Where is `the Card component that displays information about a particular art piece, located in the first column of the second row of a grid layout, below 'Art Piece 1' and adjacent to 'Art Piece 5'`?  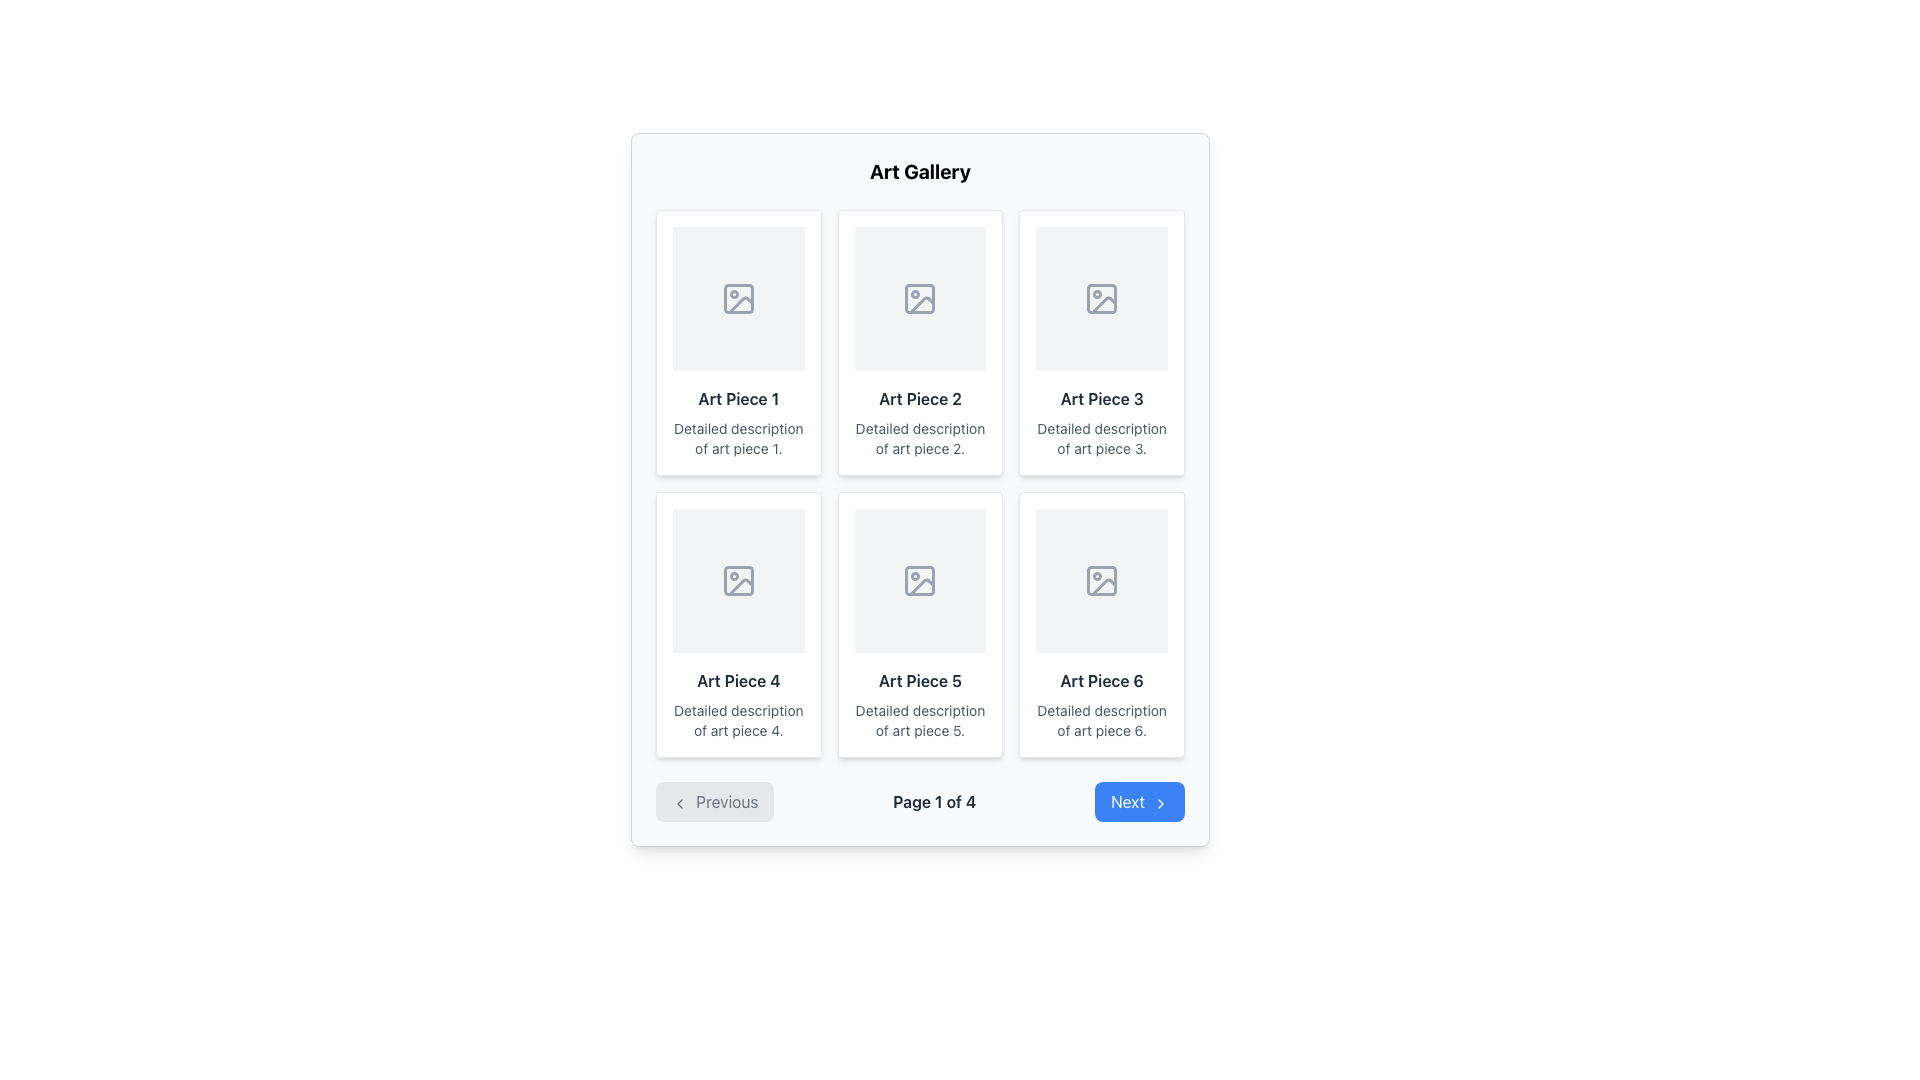
the Card component that displays information about a particular art piece, located in the first column of the second row of a grid layout, below 'Art Piece 1' and adjacent to 'Art Piece 5' is located at coordinates (737, 623).